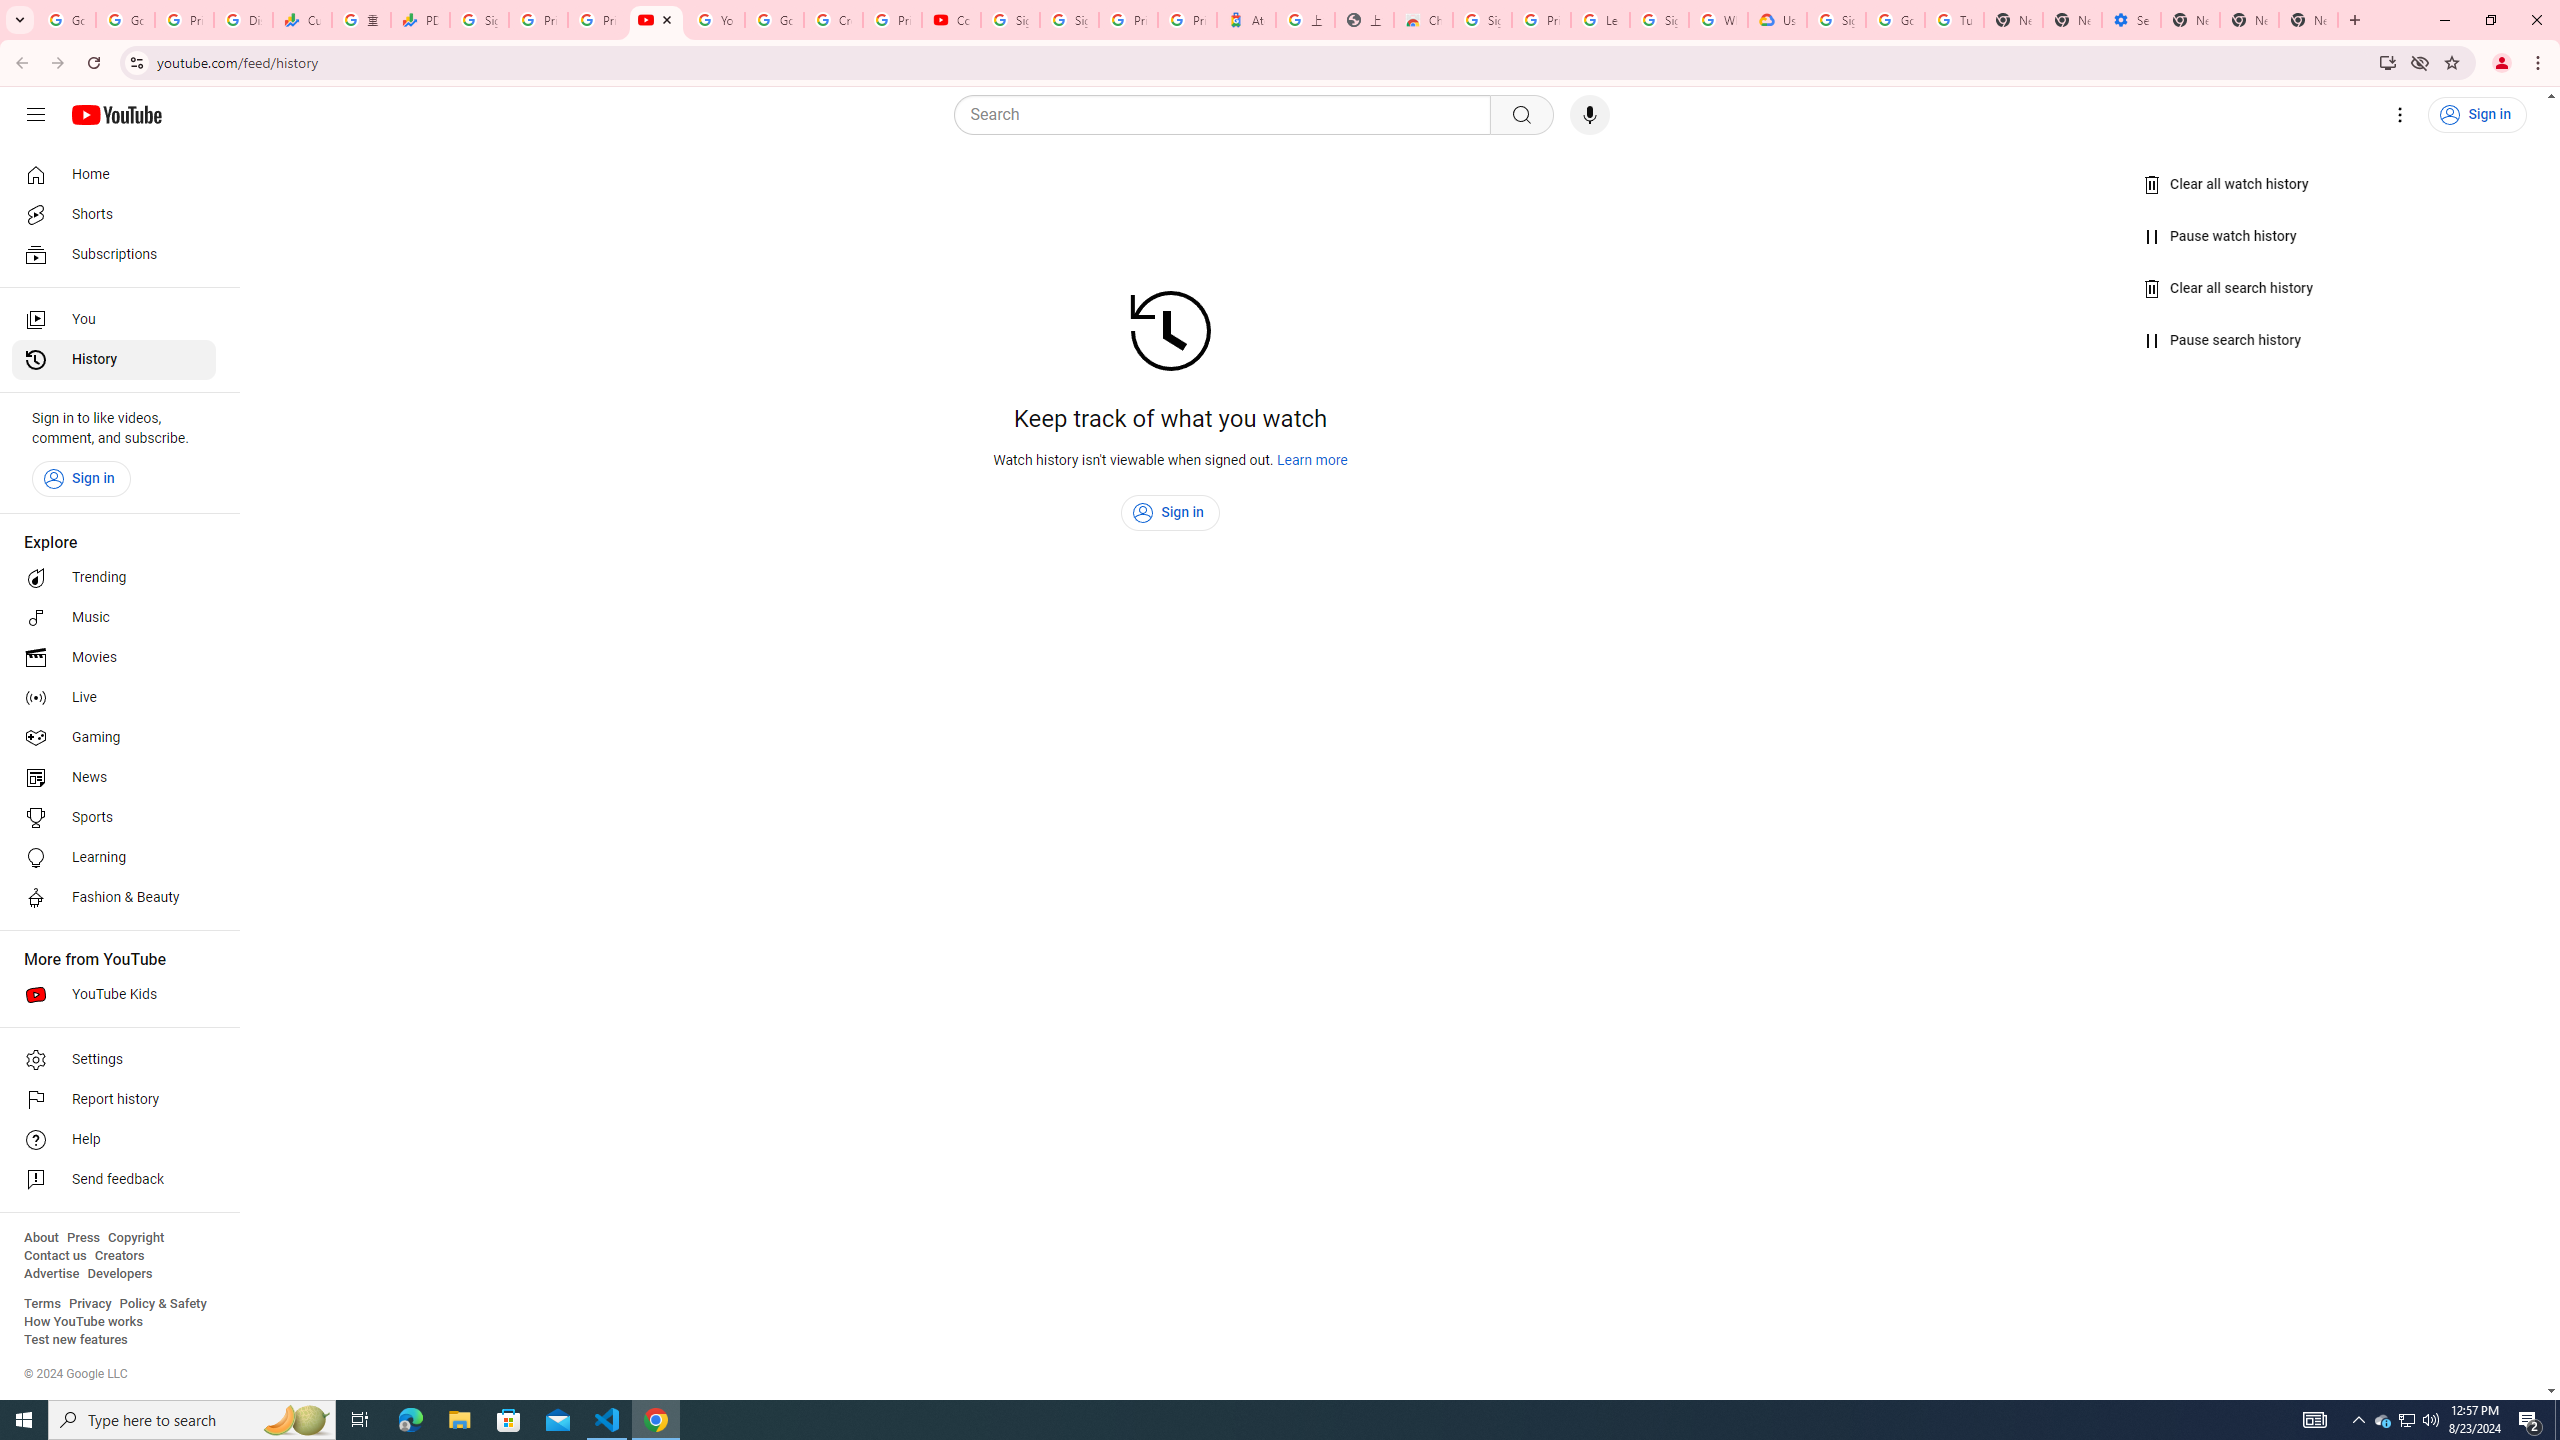  I want to click on 'Create your Google Account', so click(833, 19).